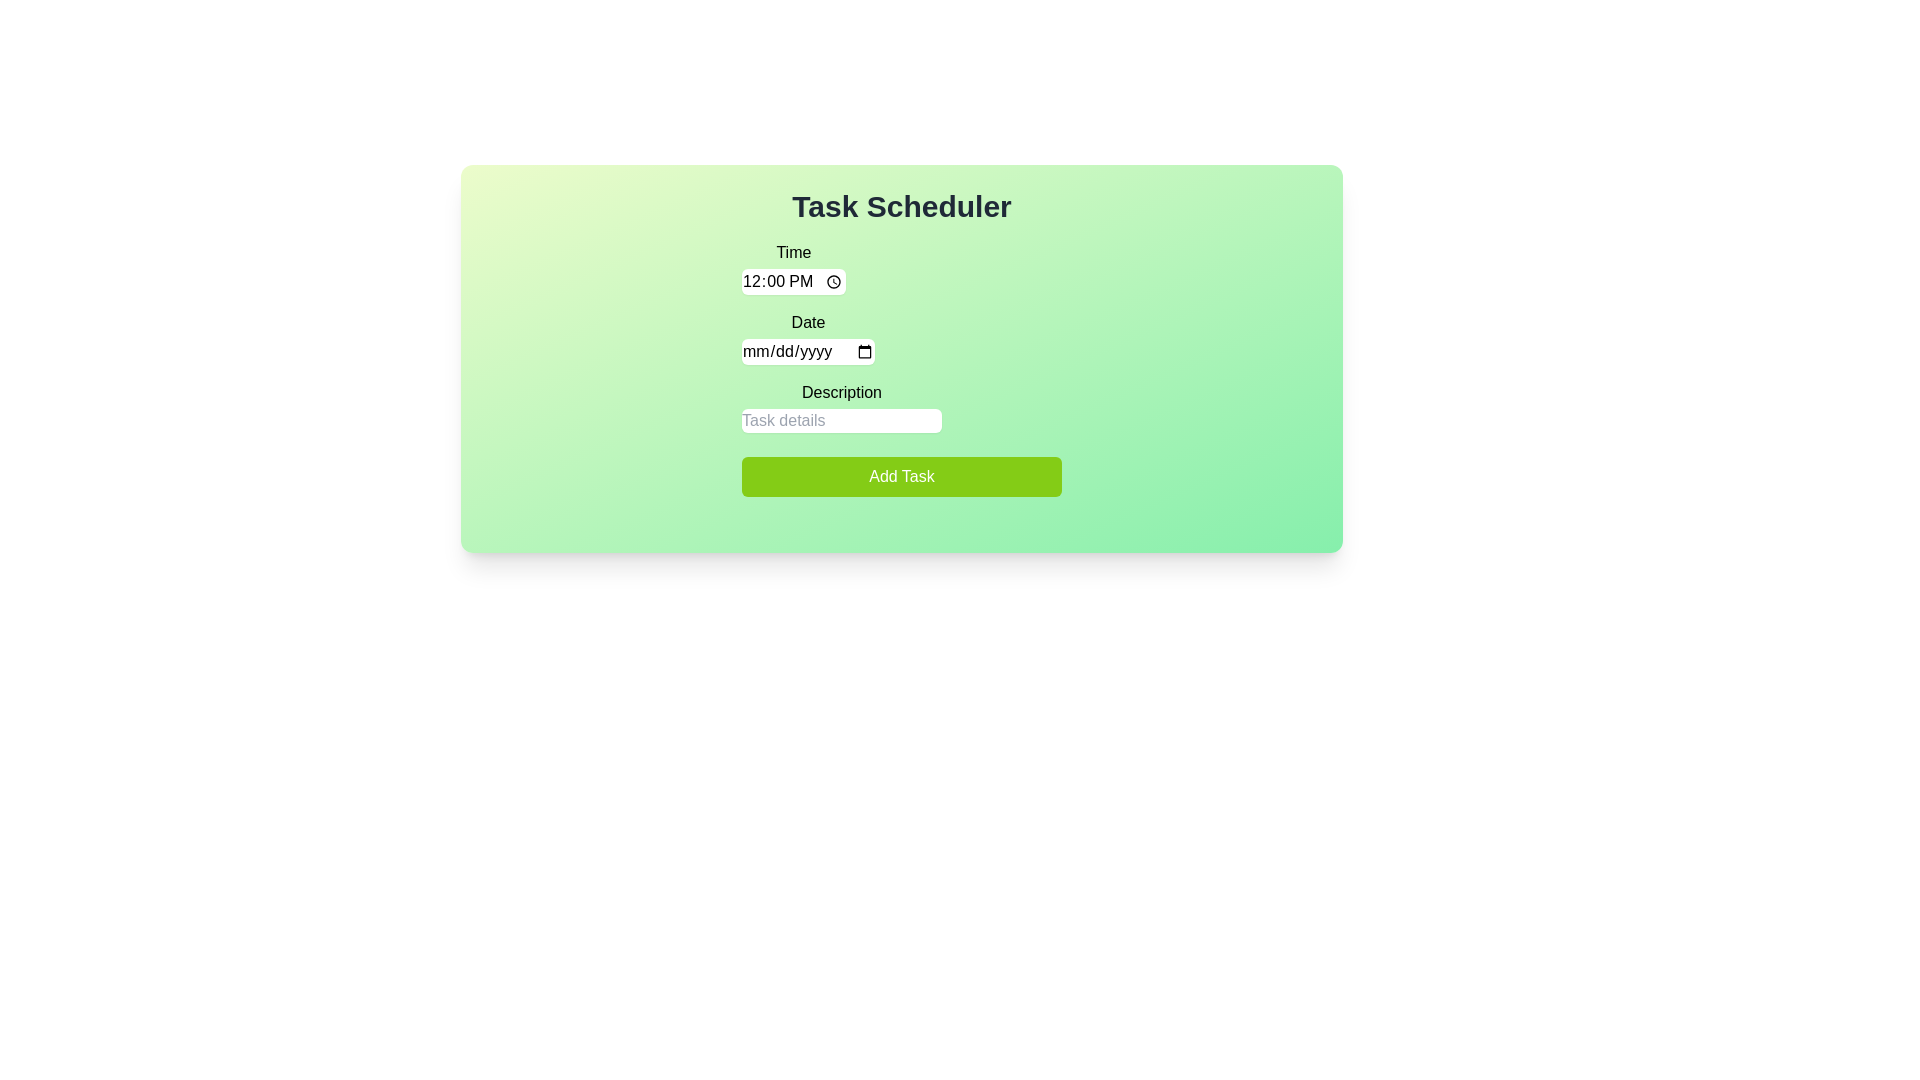  Describe the element at coordinates (901, 207) in the screenshot. I see `the bold, dark-colored text reading 'Task Scheduler' which is prominently displayed at the top of a UI card with a green gradient background` at that location.